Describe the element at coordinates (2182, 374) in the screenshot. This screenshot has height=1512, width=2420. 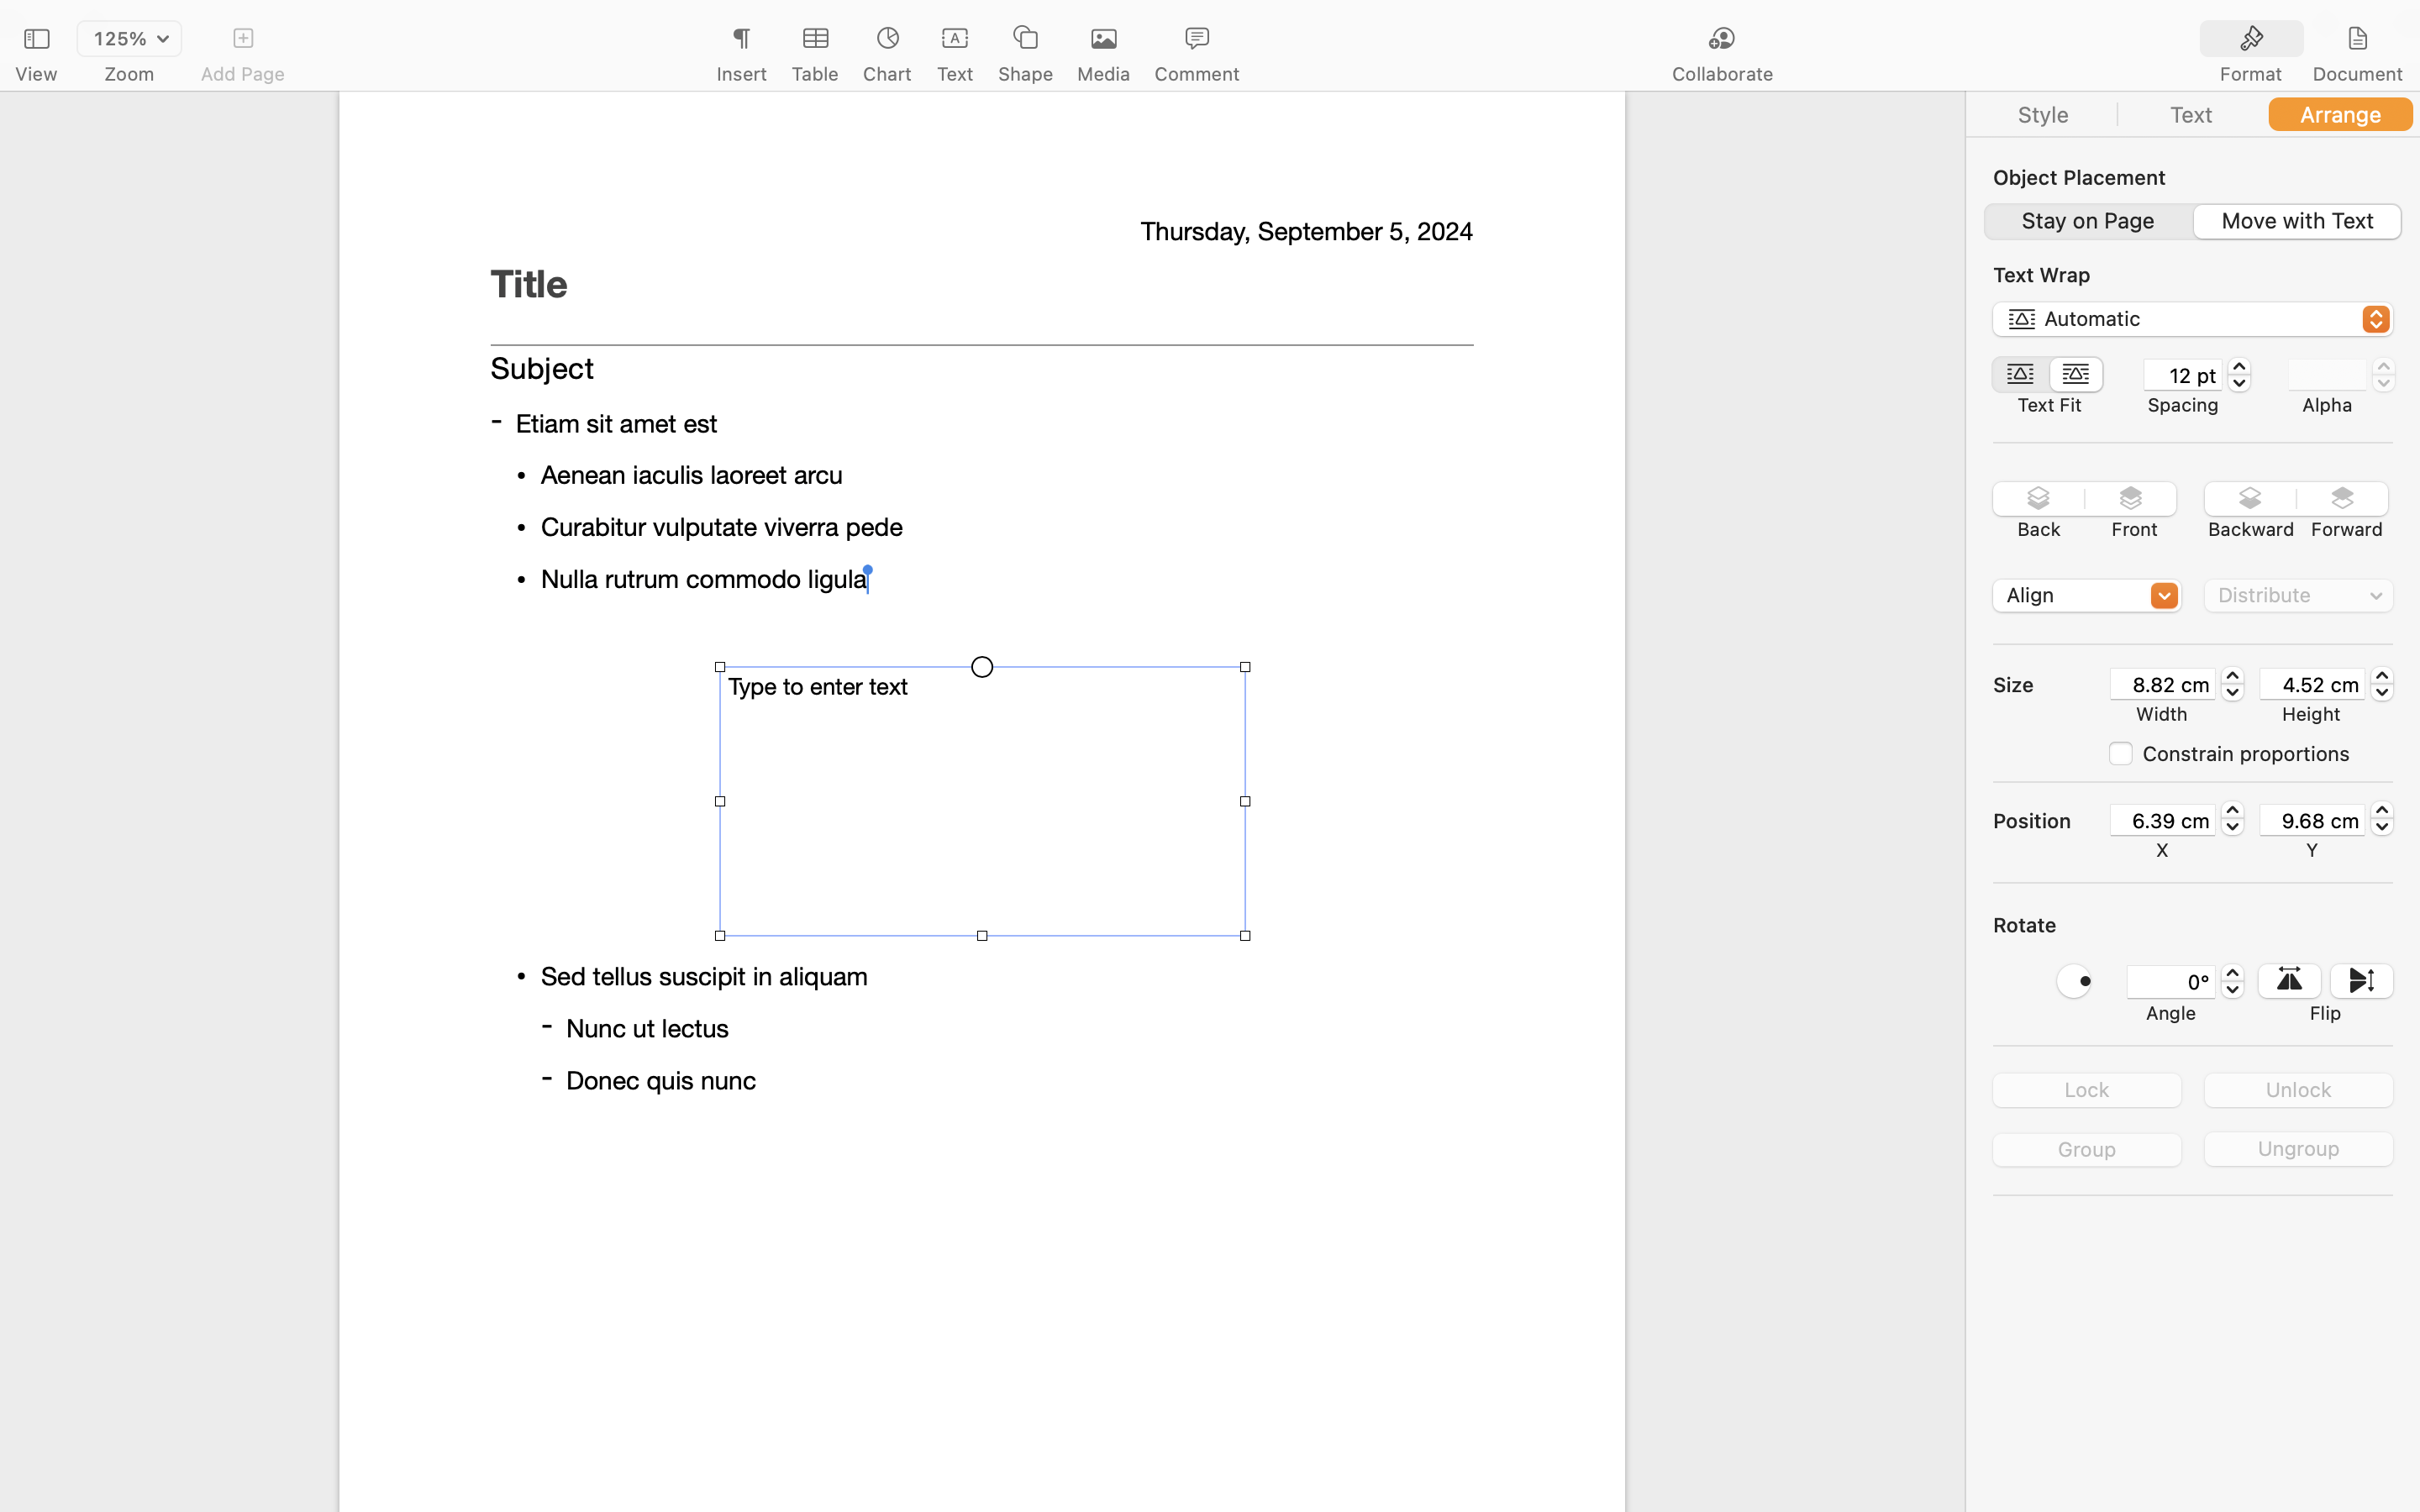
I see `'12 pt'` at that location.